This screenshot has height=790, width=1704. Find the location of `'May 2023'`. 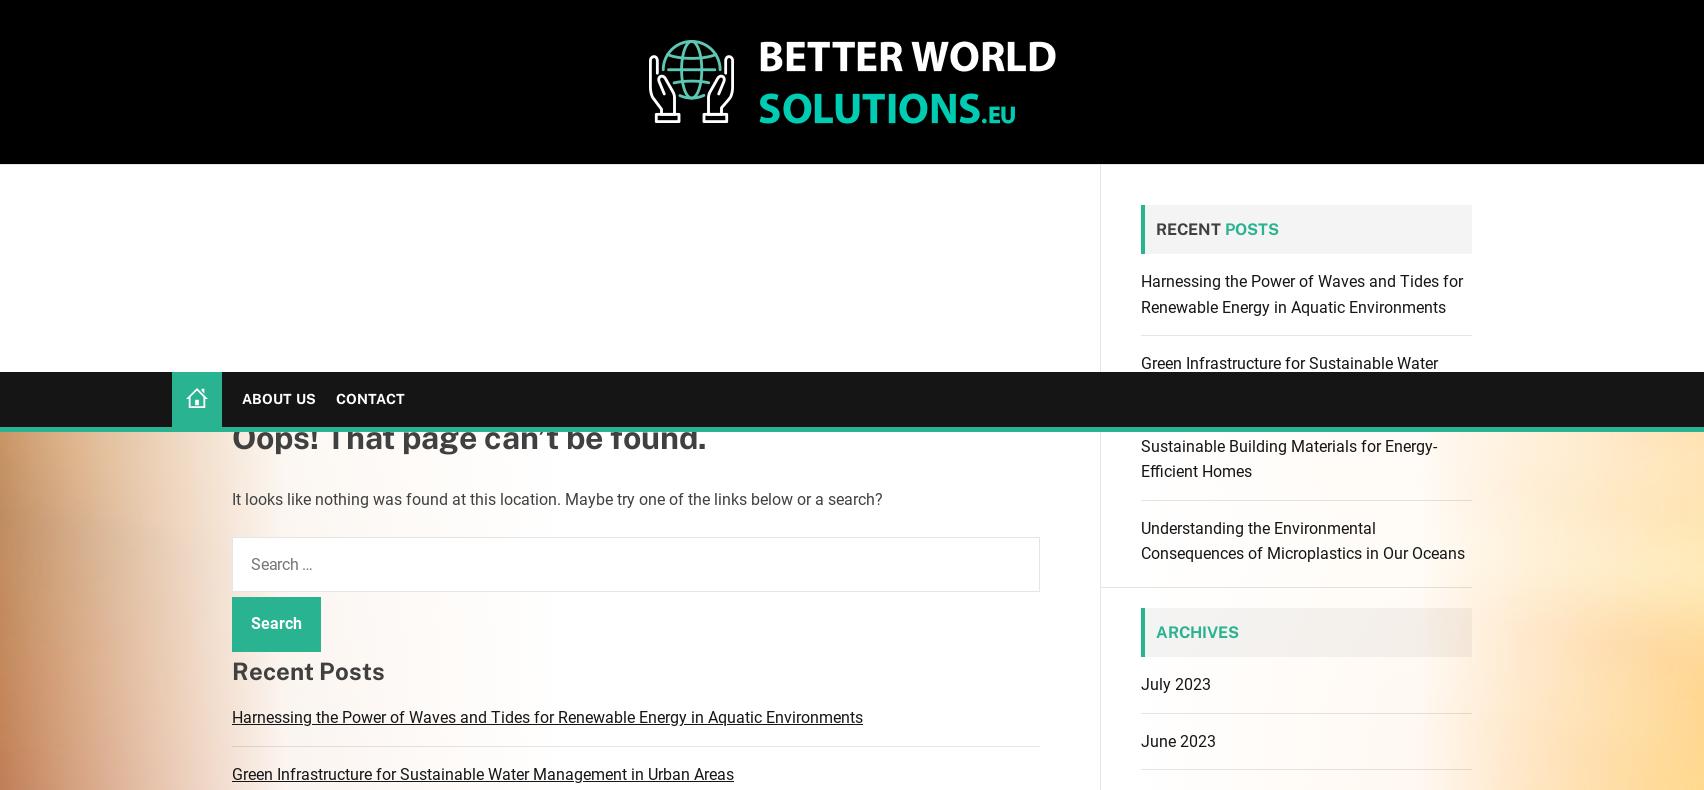

'May 2023' is located at coordinates (1139, 424).